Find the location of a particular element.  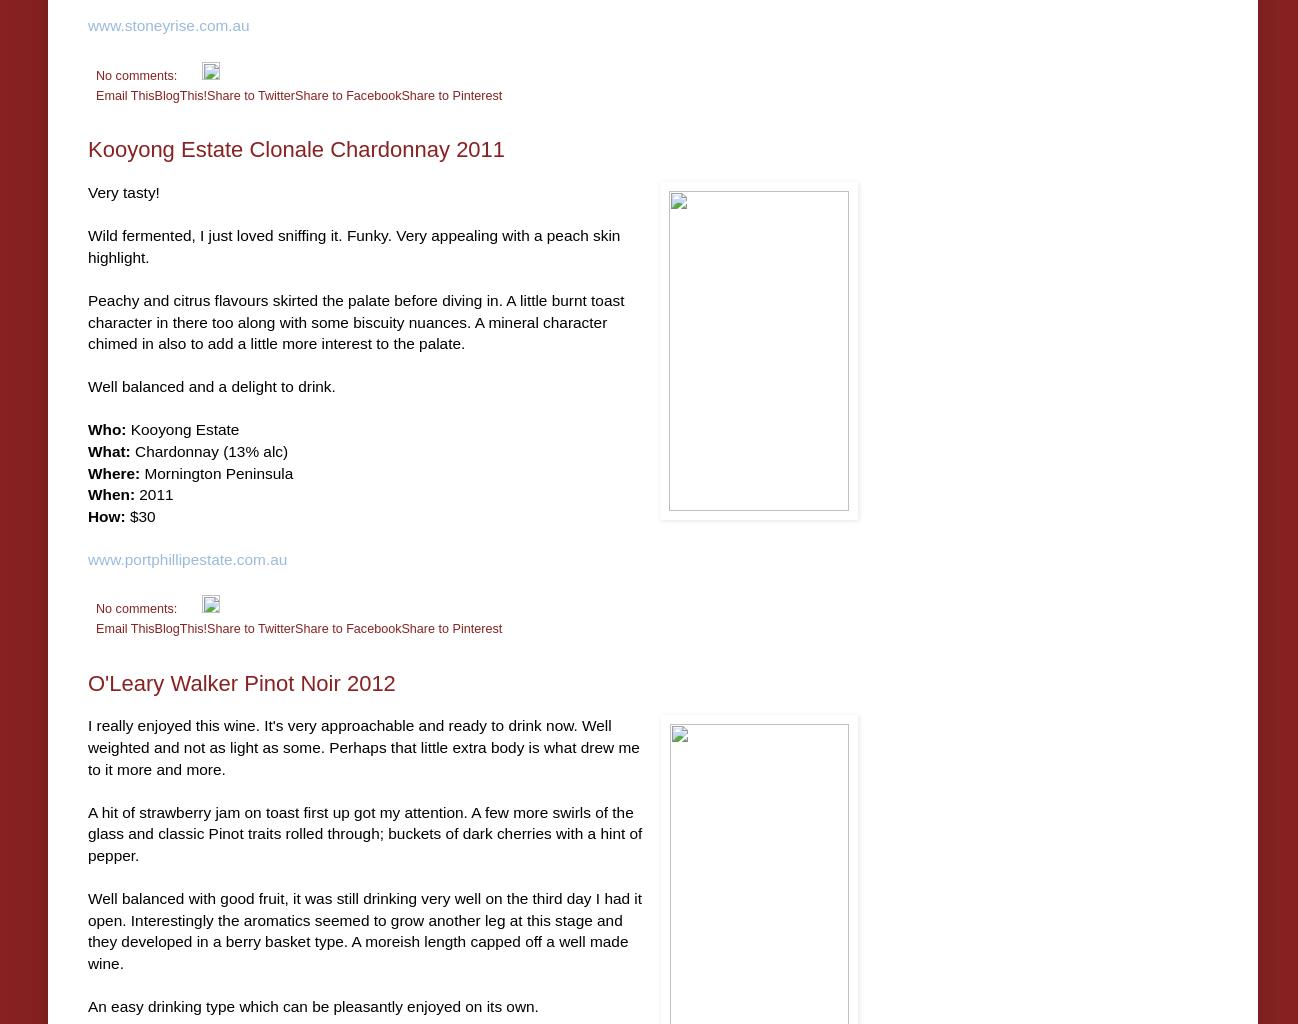

'Very tasty!' is located at coordinates (123, 192).